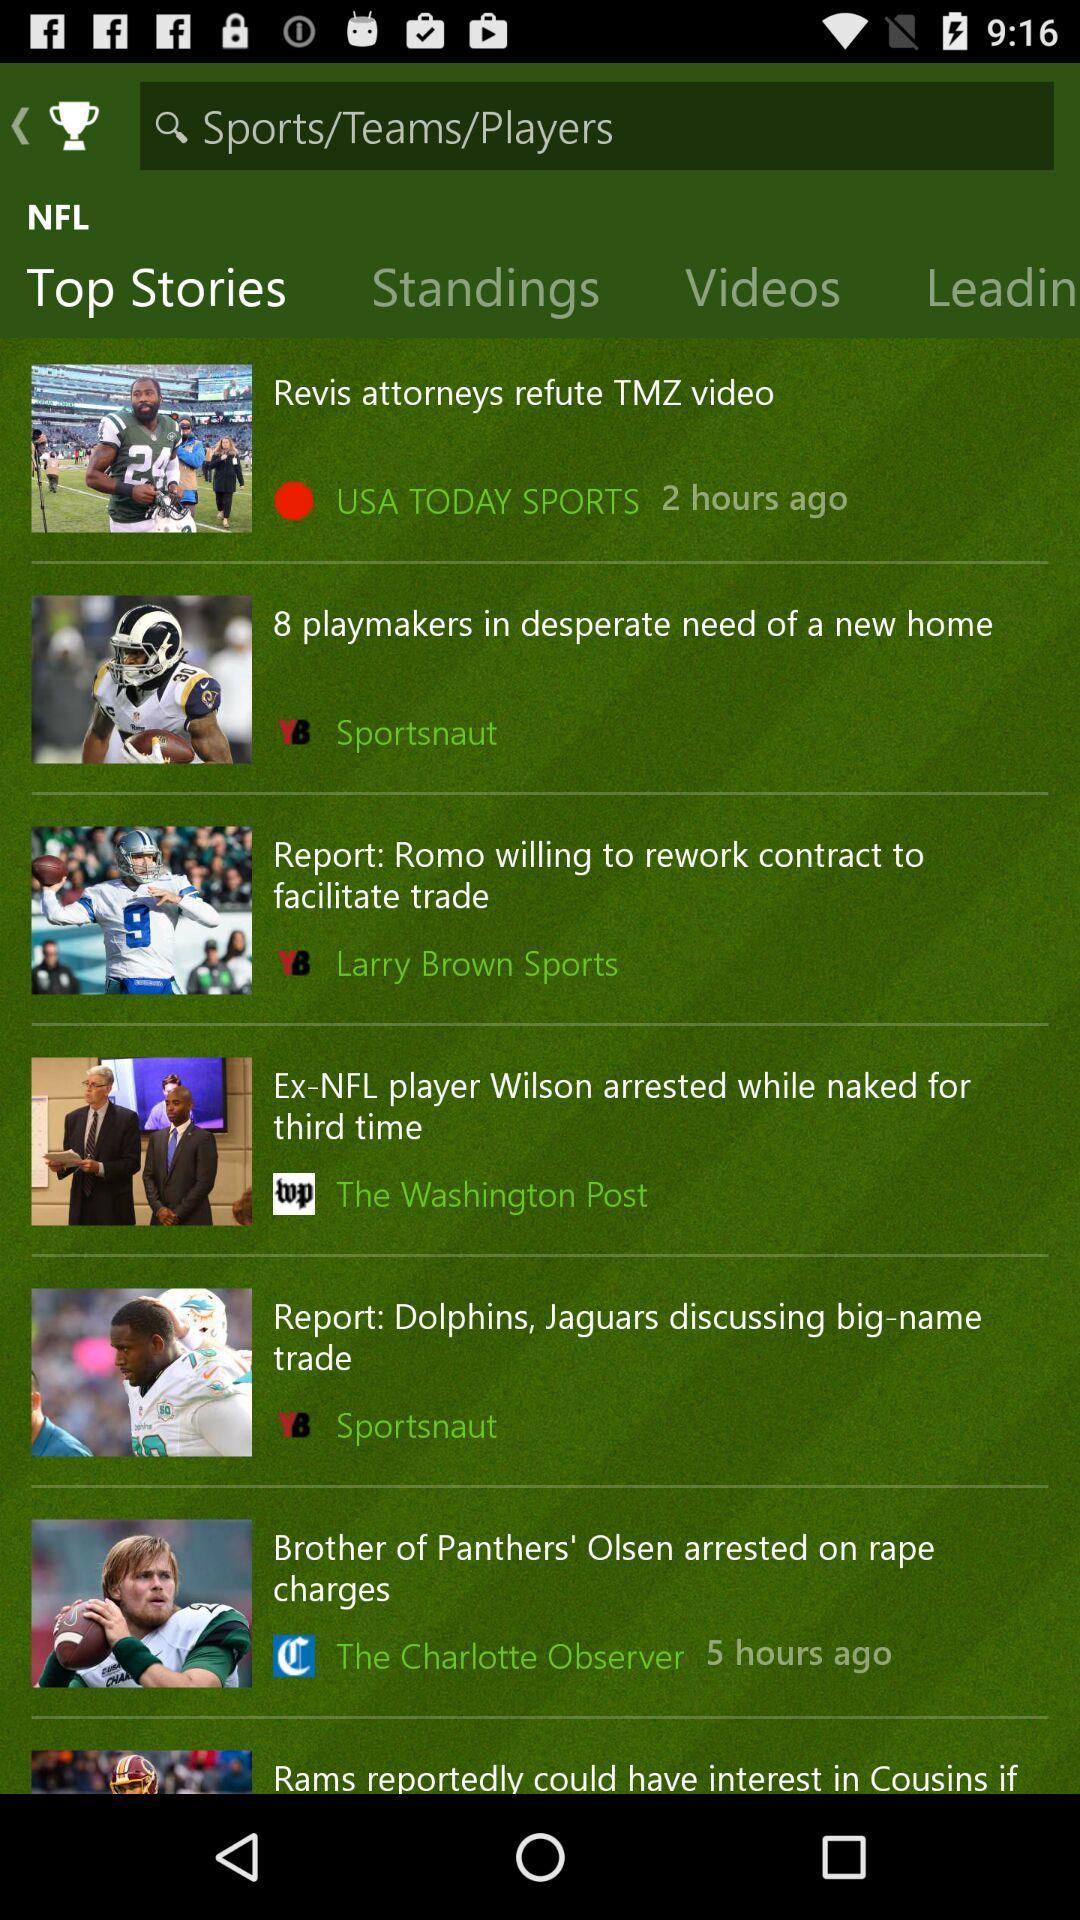  What do you see at coordinates (777, 290) in the screenshot?
I see `videos item` at bounding box center [777, 290].